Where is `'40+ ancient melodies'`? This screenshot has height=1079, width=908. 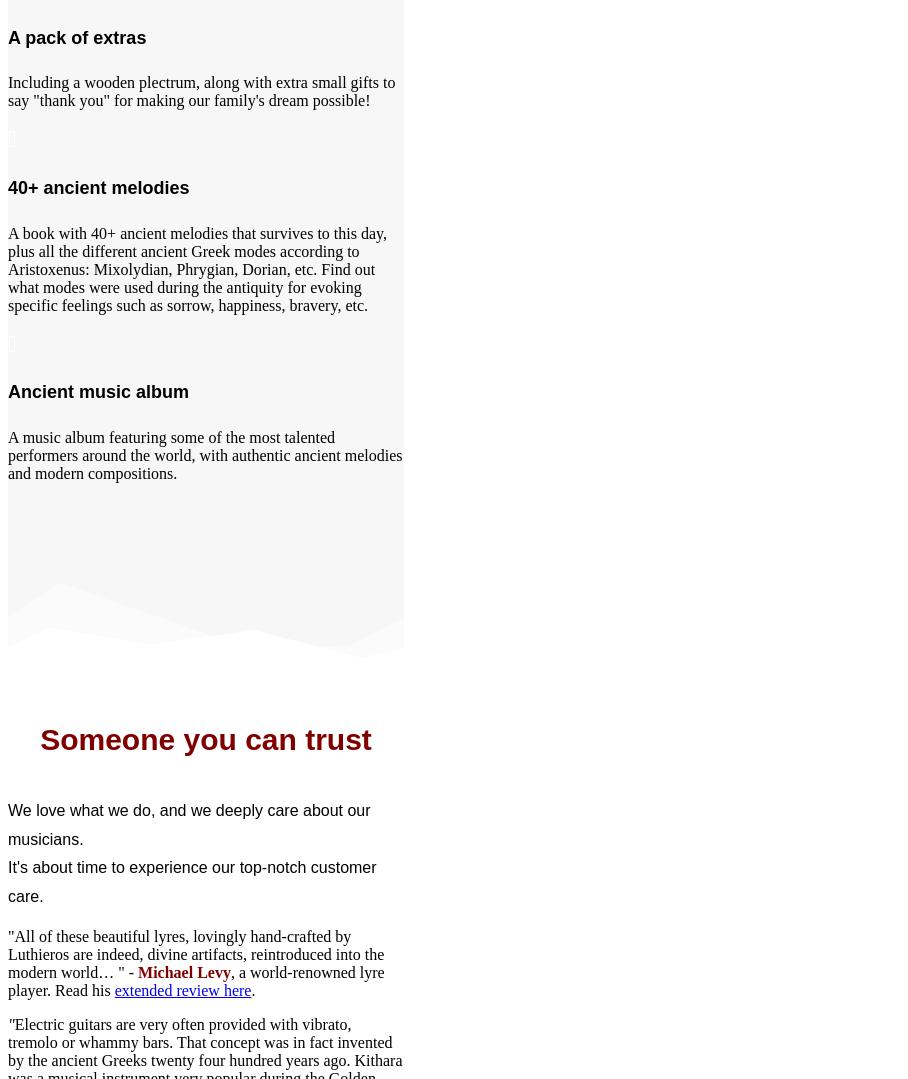 '40+ ancient melodies' is located at coordinates (97, 187).